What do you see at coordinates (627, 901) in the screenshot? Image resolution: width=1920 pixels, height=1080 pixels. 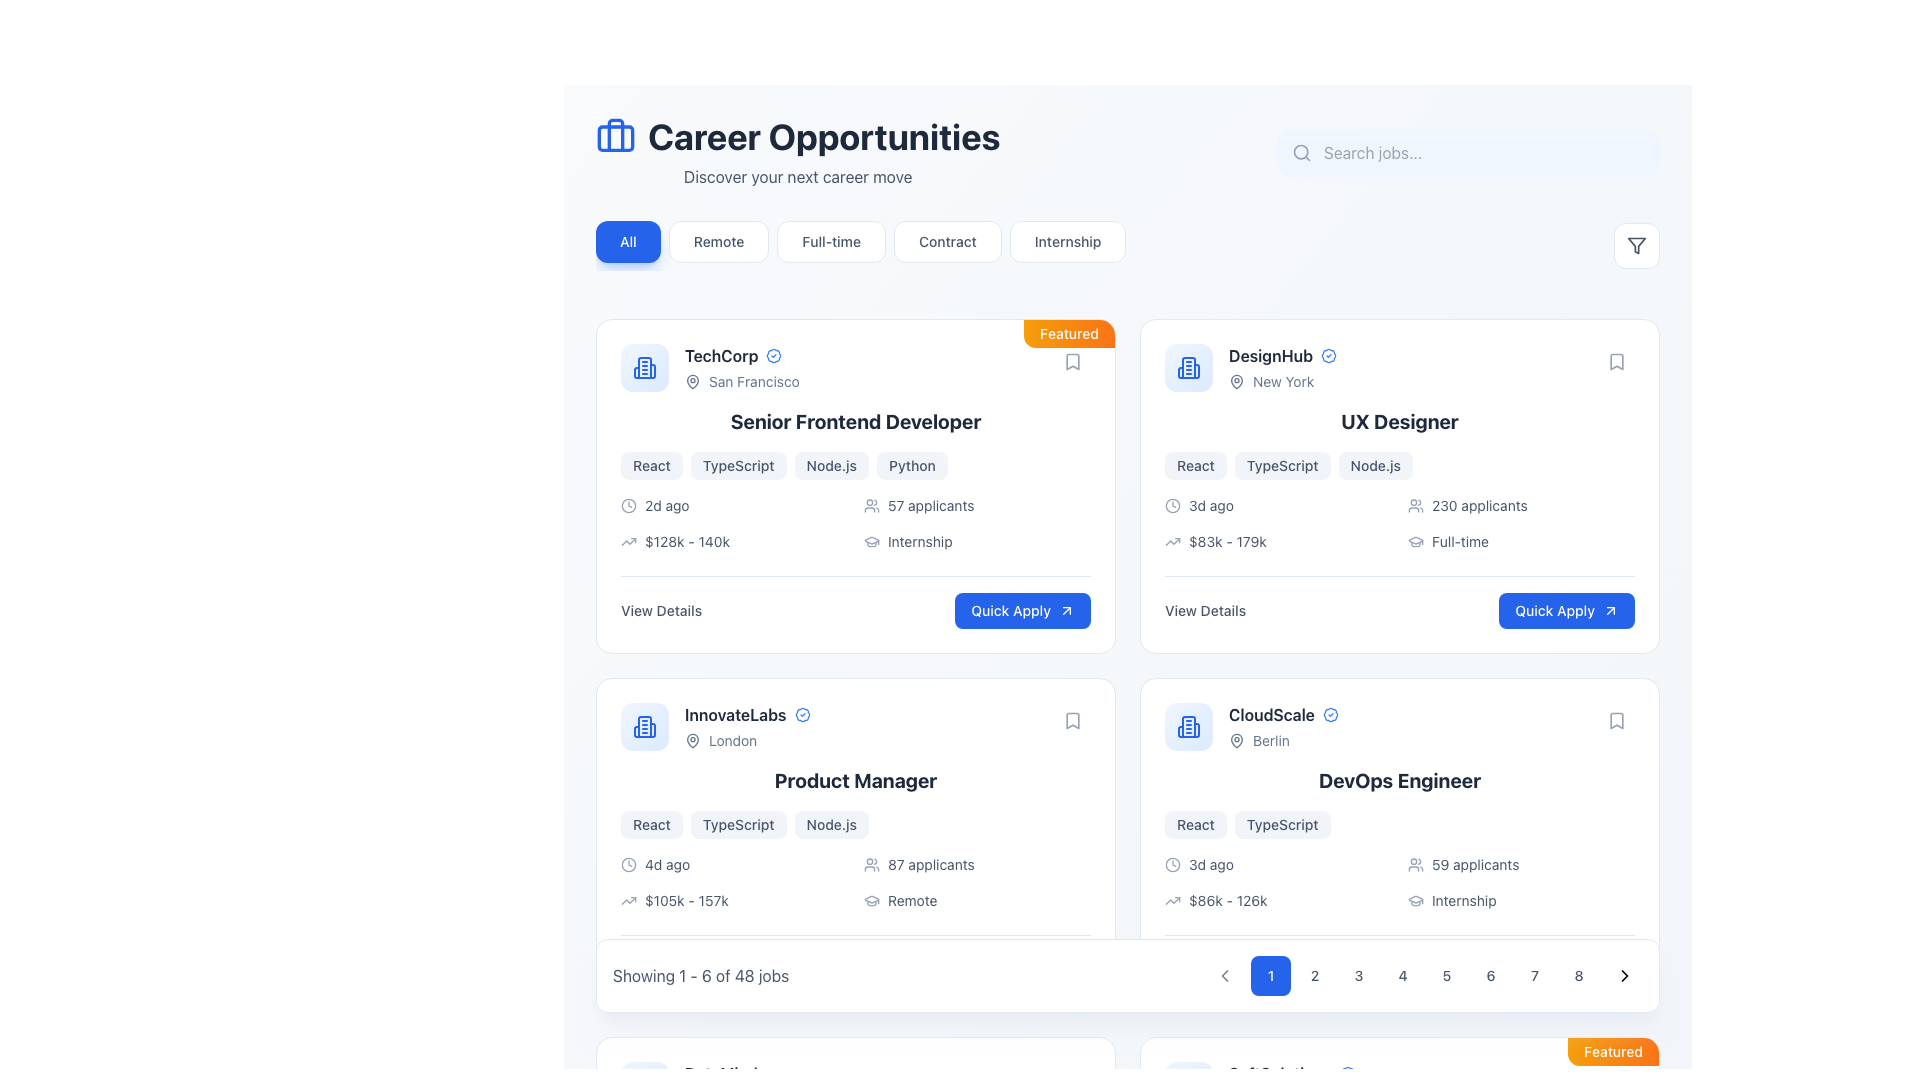 I see `the small upward trending graph icon, which is slate-gray and located to the left of the text '$105k - 157k' in the job listing for 'Product Manager' from 'InnovateLabs'` at bounding box center [627, 901].